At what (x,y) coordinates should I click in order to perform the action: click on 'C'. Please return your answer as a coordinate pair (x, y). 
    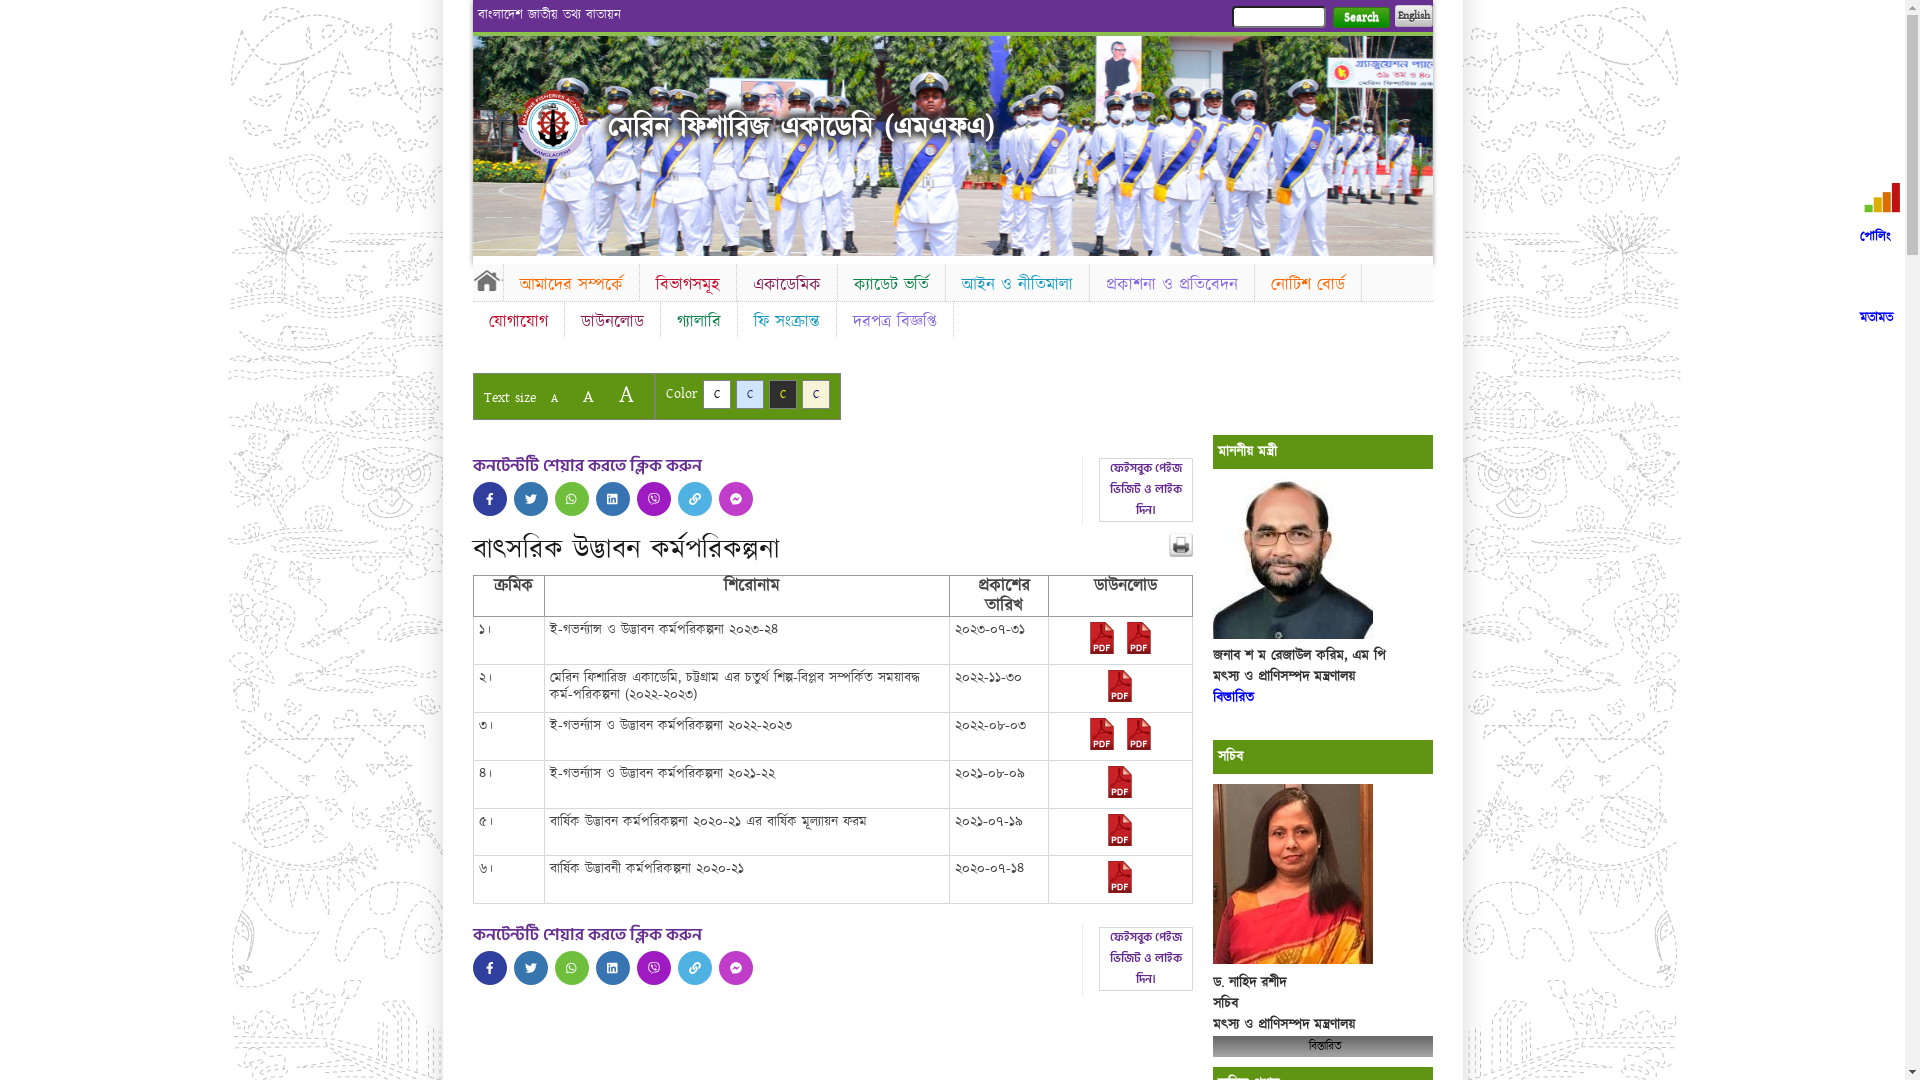
    Looking at the image, I should click on (715, 394).